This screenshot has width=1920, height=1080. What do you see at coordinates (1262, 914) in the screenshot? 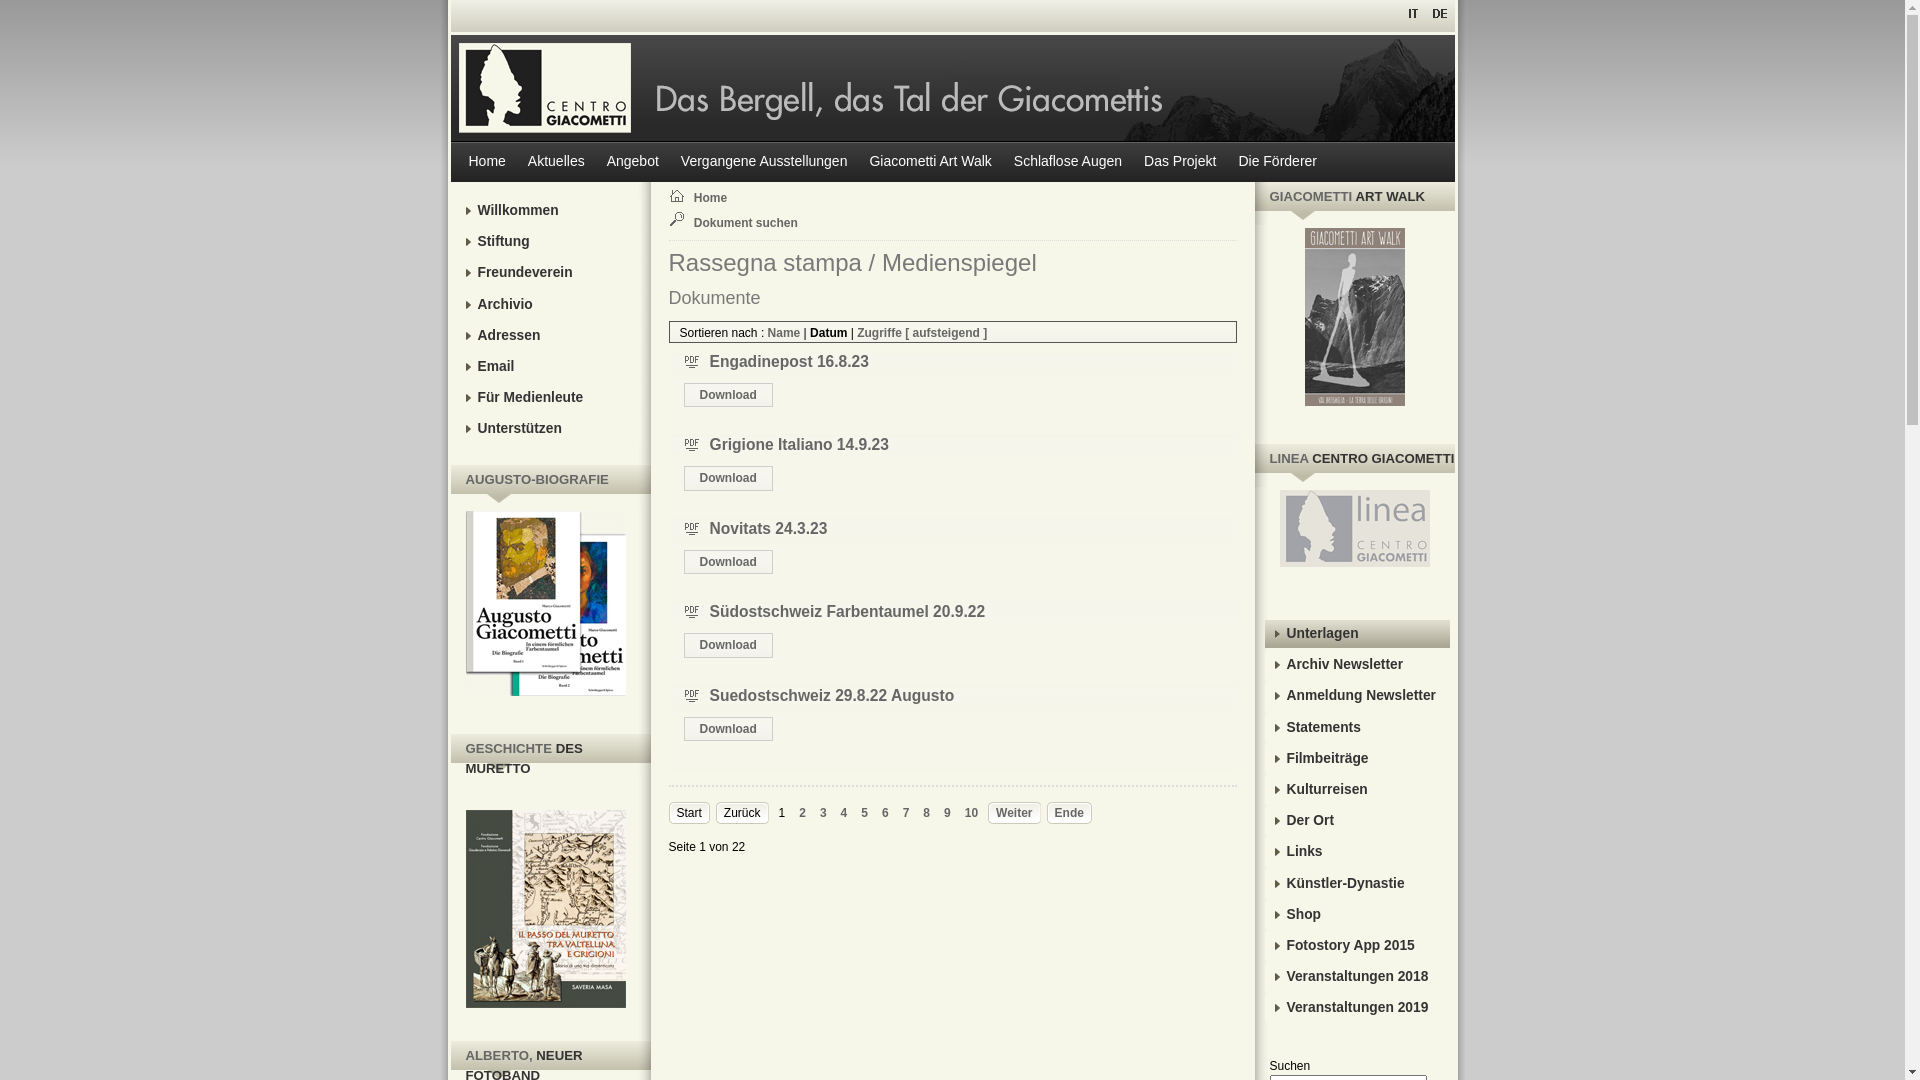
I see `'Shop'` at bounding box center [1262, 914].